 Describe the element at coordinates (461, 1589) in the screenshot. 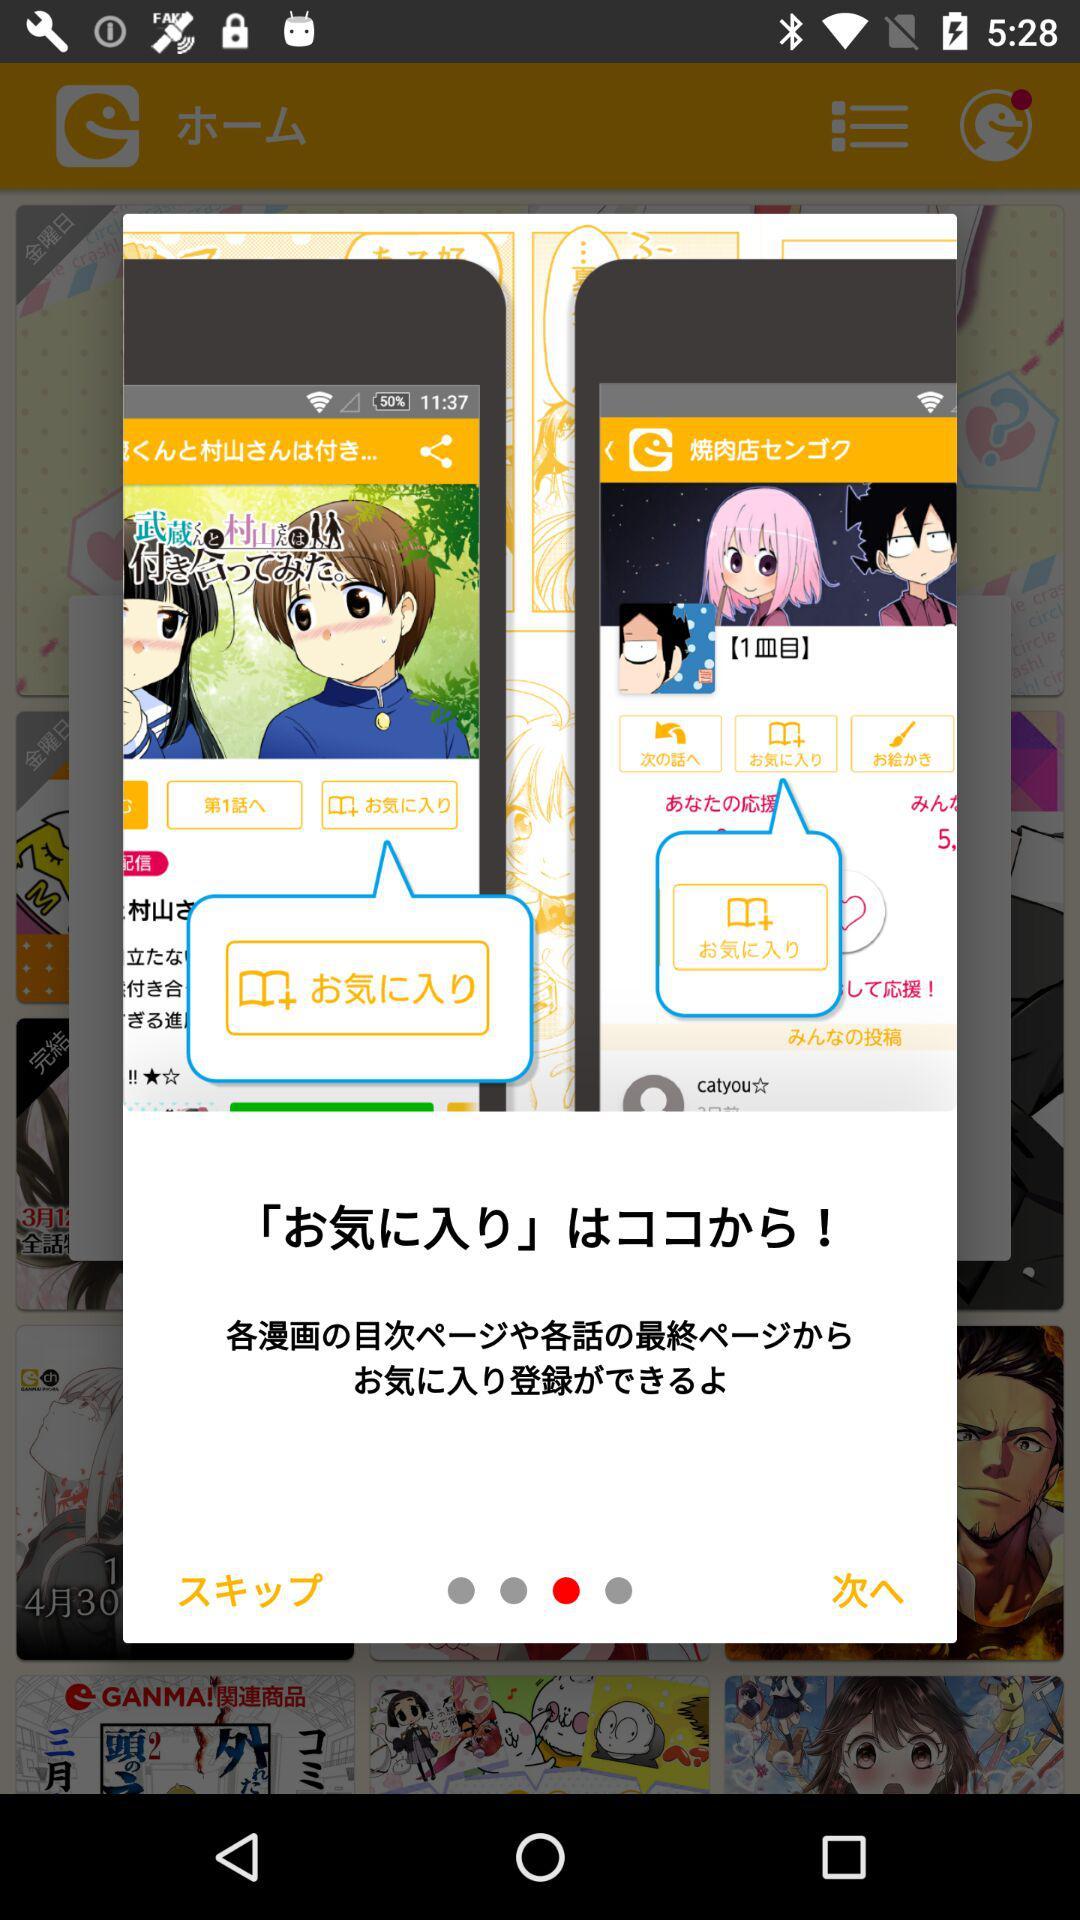

I see `tab` at that location.